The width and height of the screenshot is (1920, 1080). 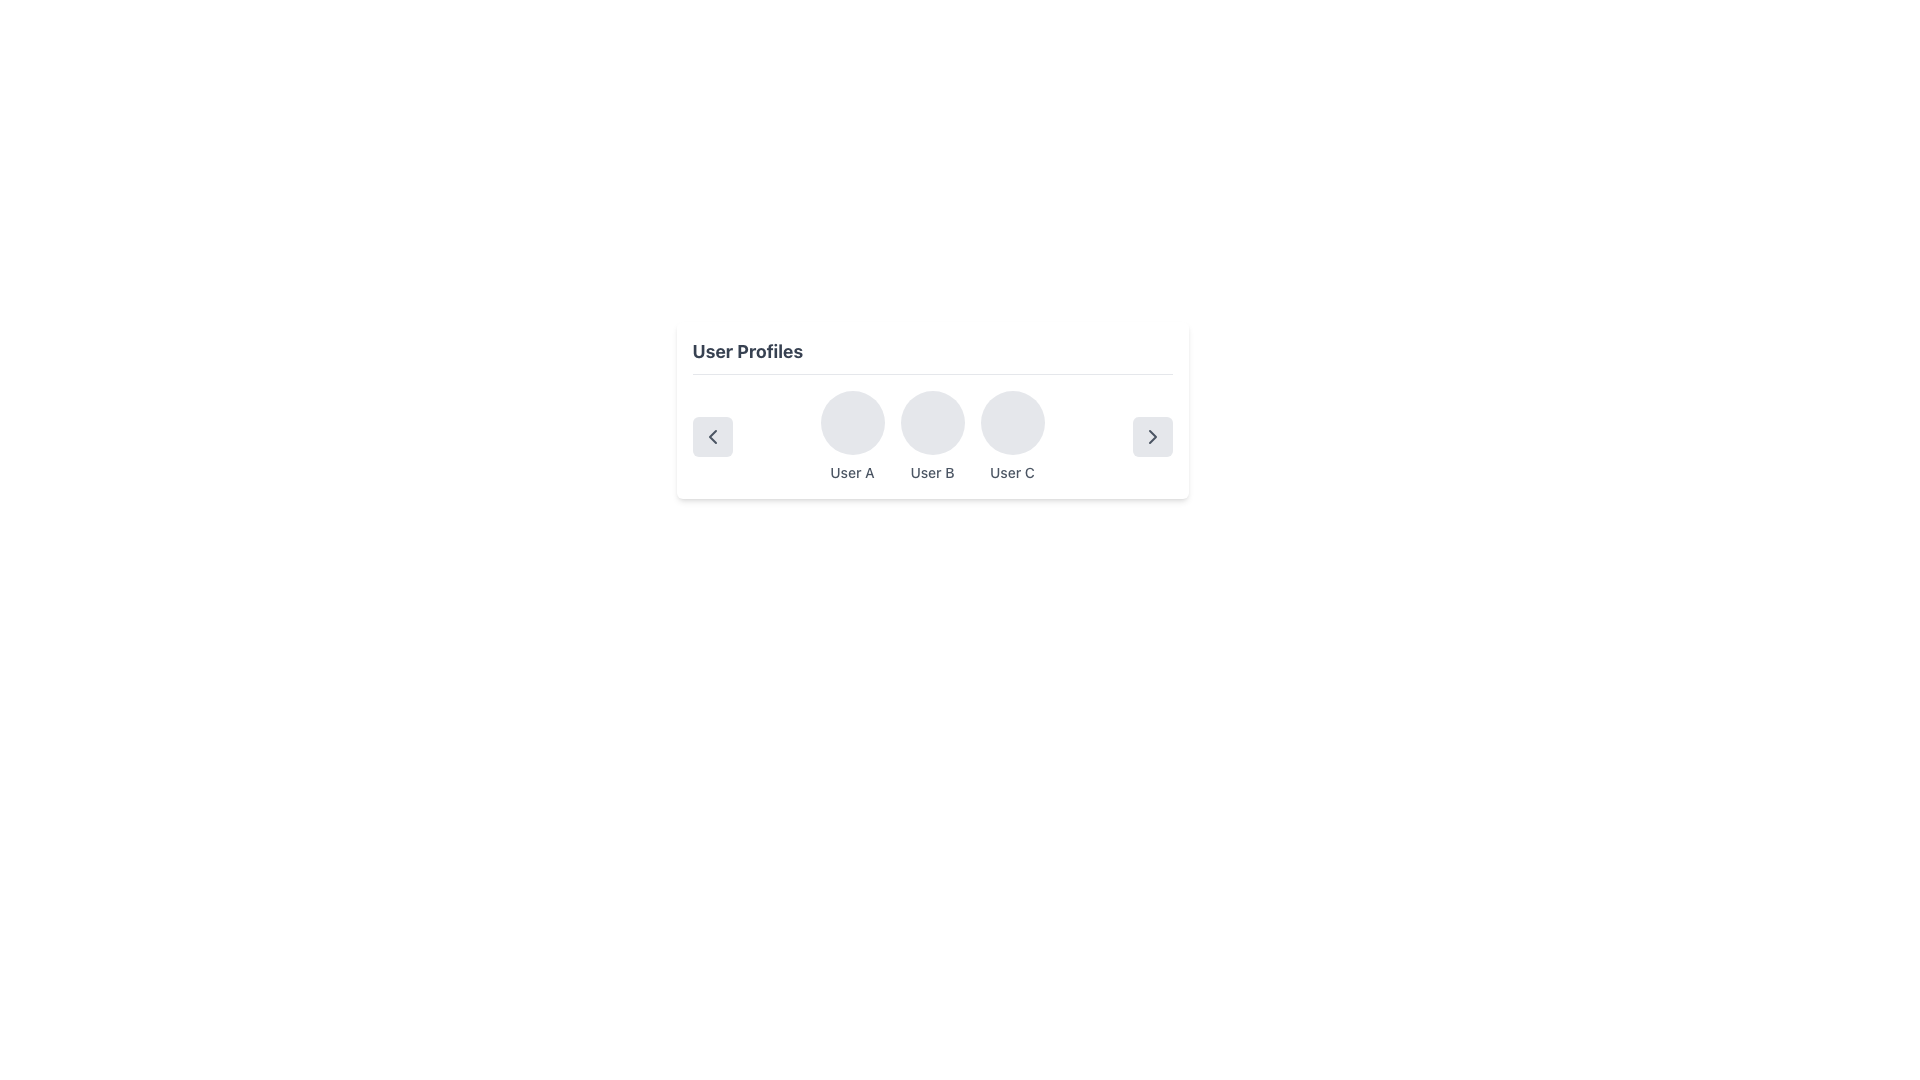 I want to click on the non-interactive text label that identifies the associated profile for 'User B', centrally located beneath the circular placeholder for 'User B's profile, so click(x=931, y=473).